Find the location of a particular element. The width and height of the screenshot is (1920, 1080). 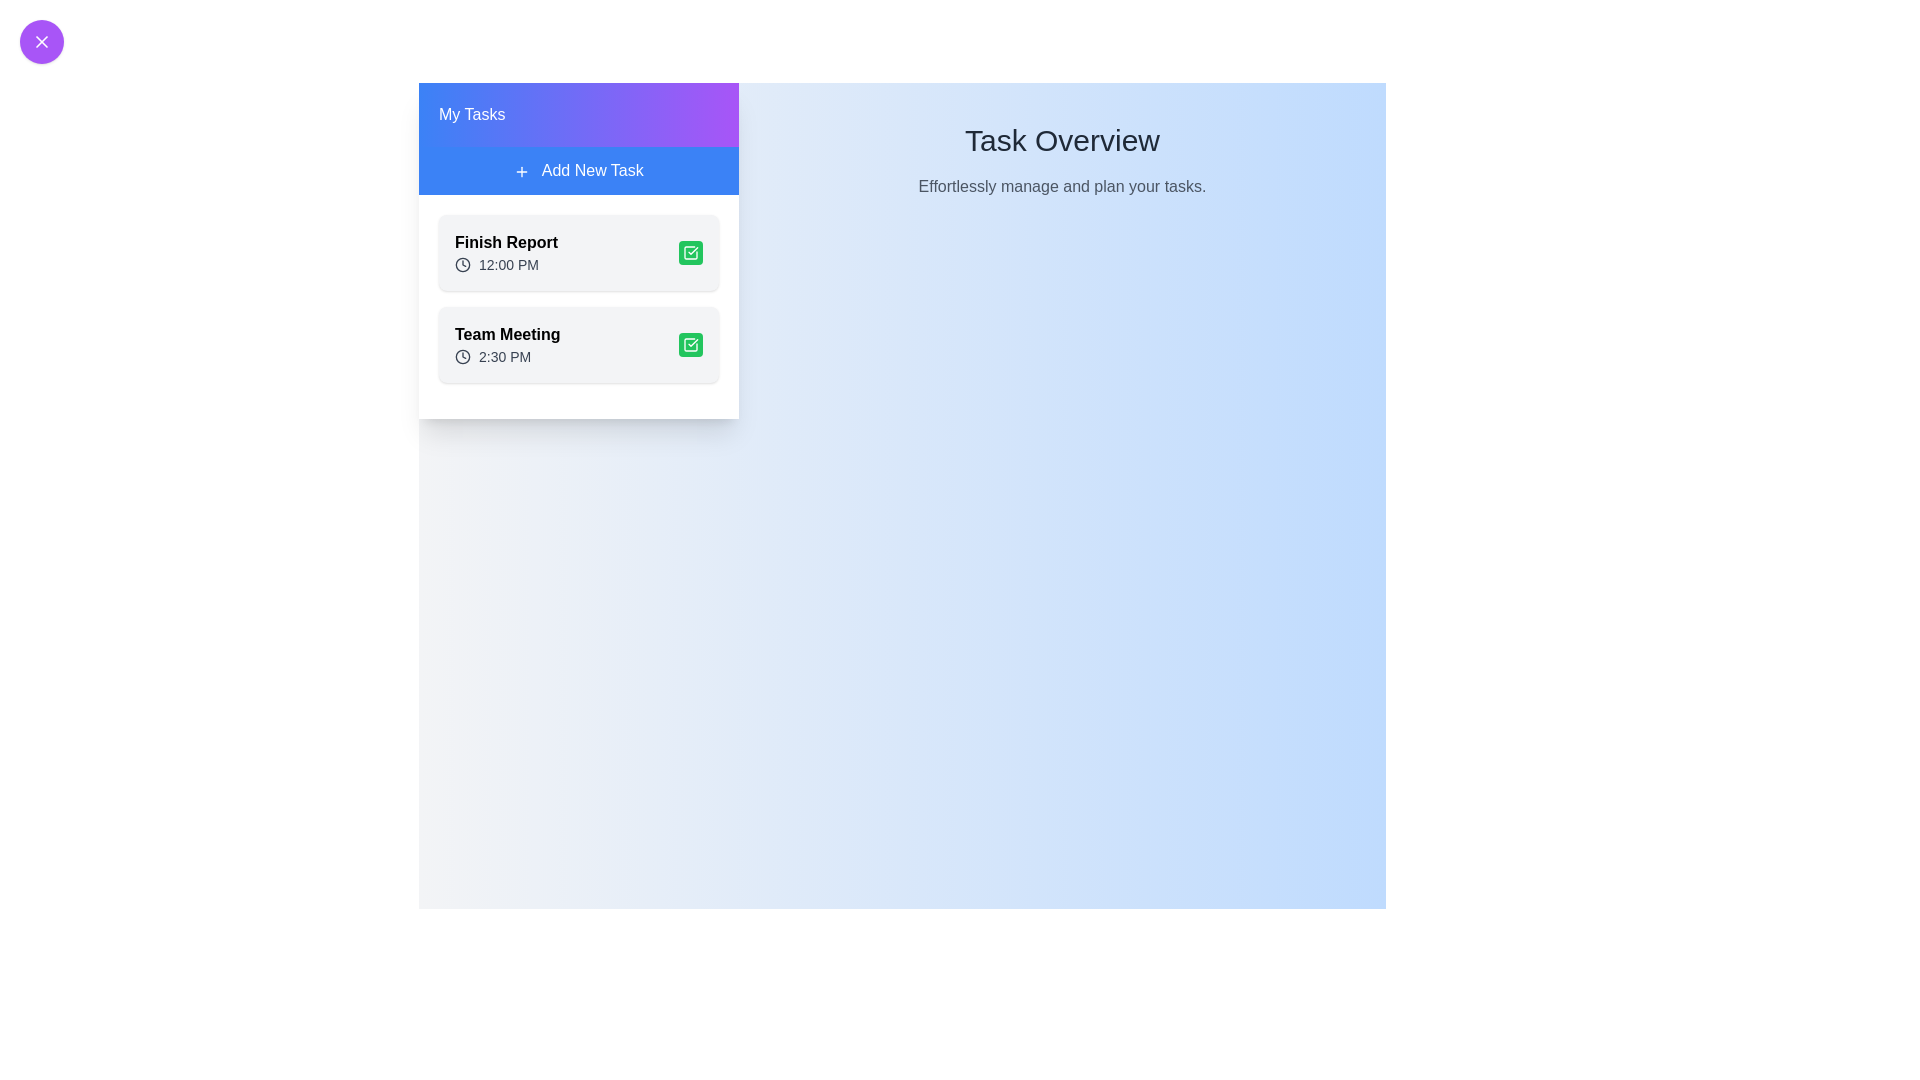

green button next to the task titled 'Finish Report' to mark it as completed is located at coordinates (691, 252).